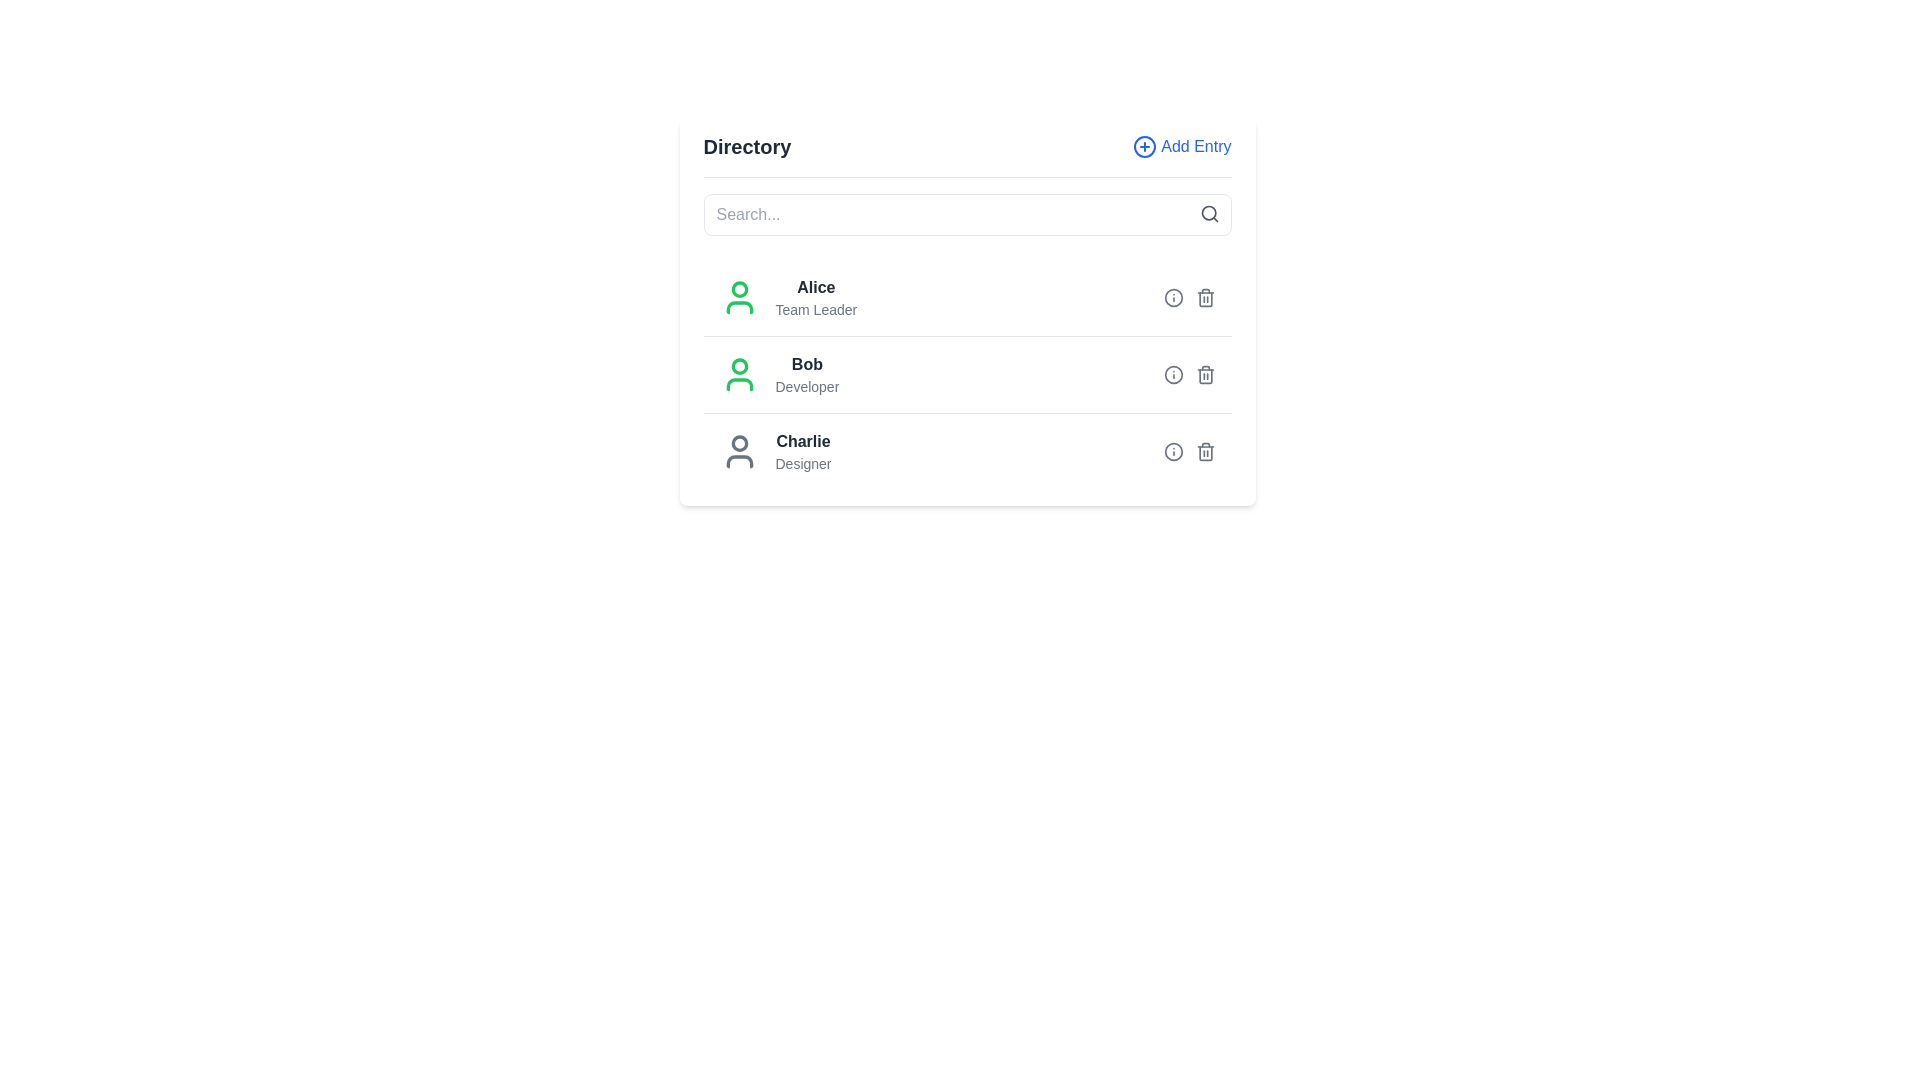  Describe the element at coordinates (787, 297) in the screenshot. I see `information displayed in the text label that shows the user's name and role, located in the first row of the user directory list, to the right of the green user icon` at that location.